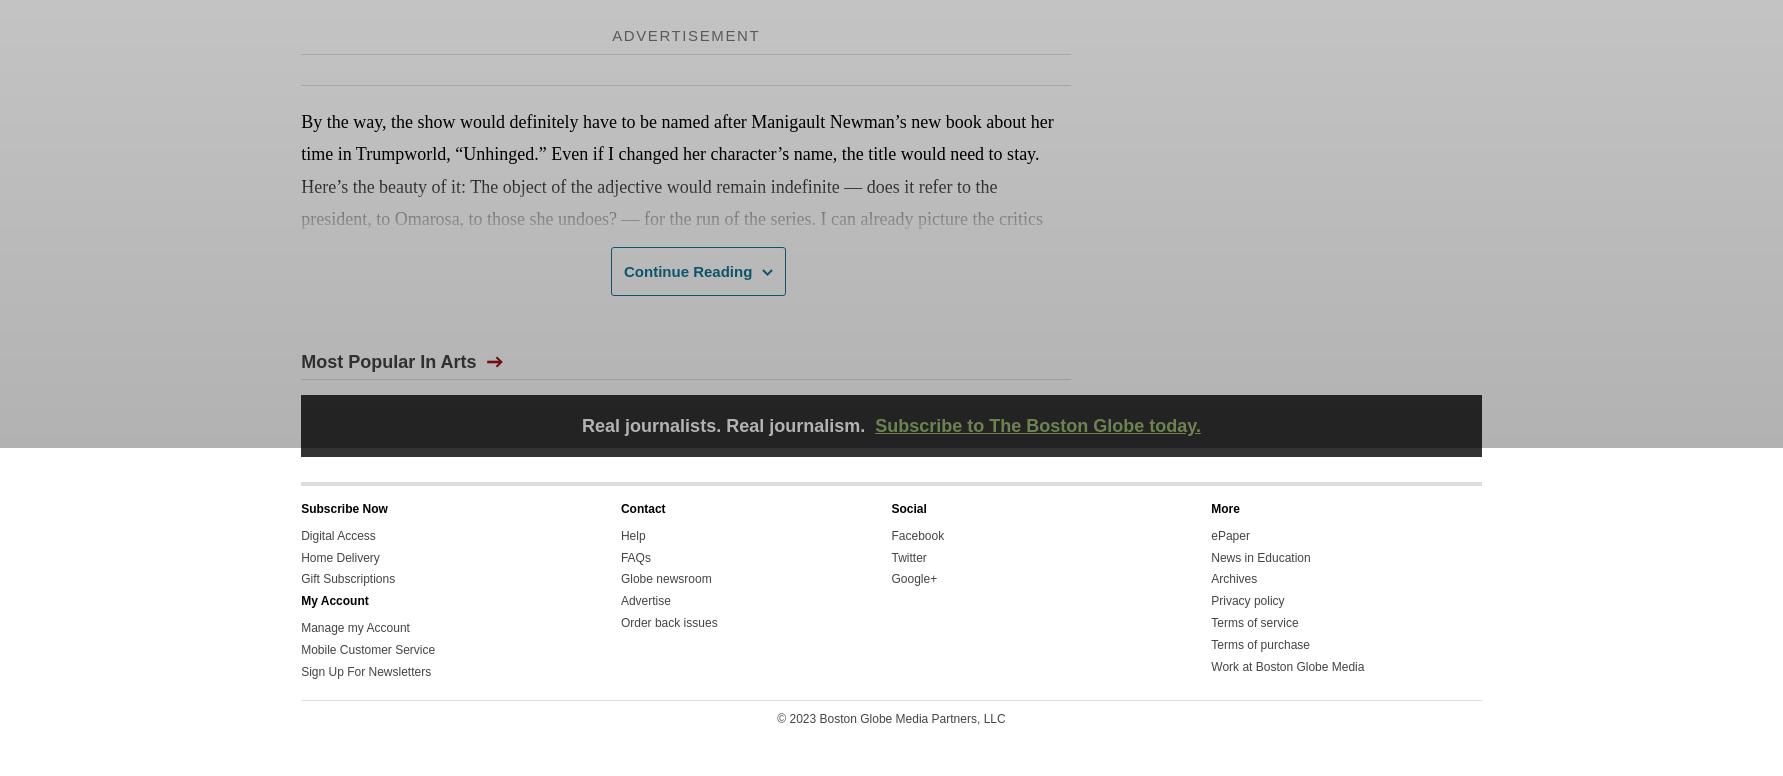 This screenshot has width=1783, height=776. Describe the element at coordinates (1254, 622) in the screenshot. I see `'Terms of service'` at that location.